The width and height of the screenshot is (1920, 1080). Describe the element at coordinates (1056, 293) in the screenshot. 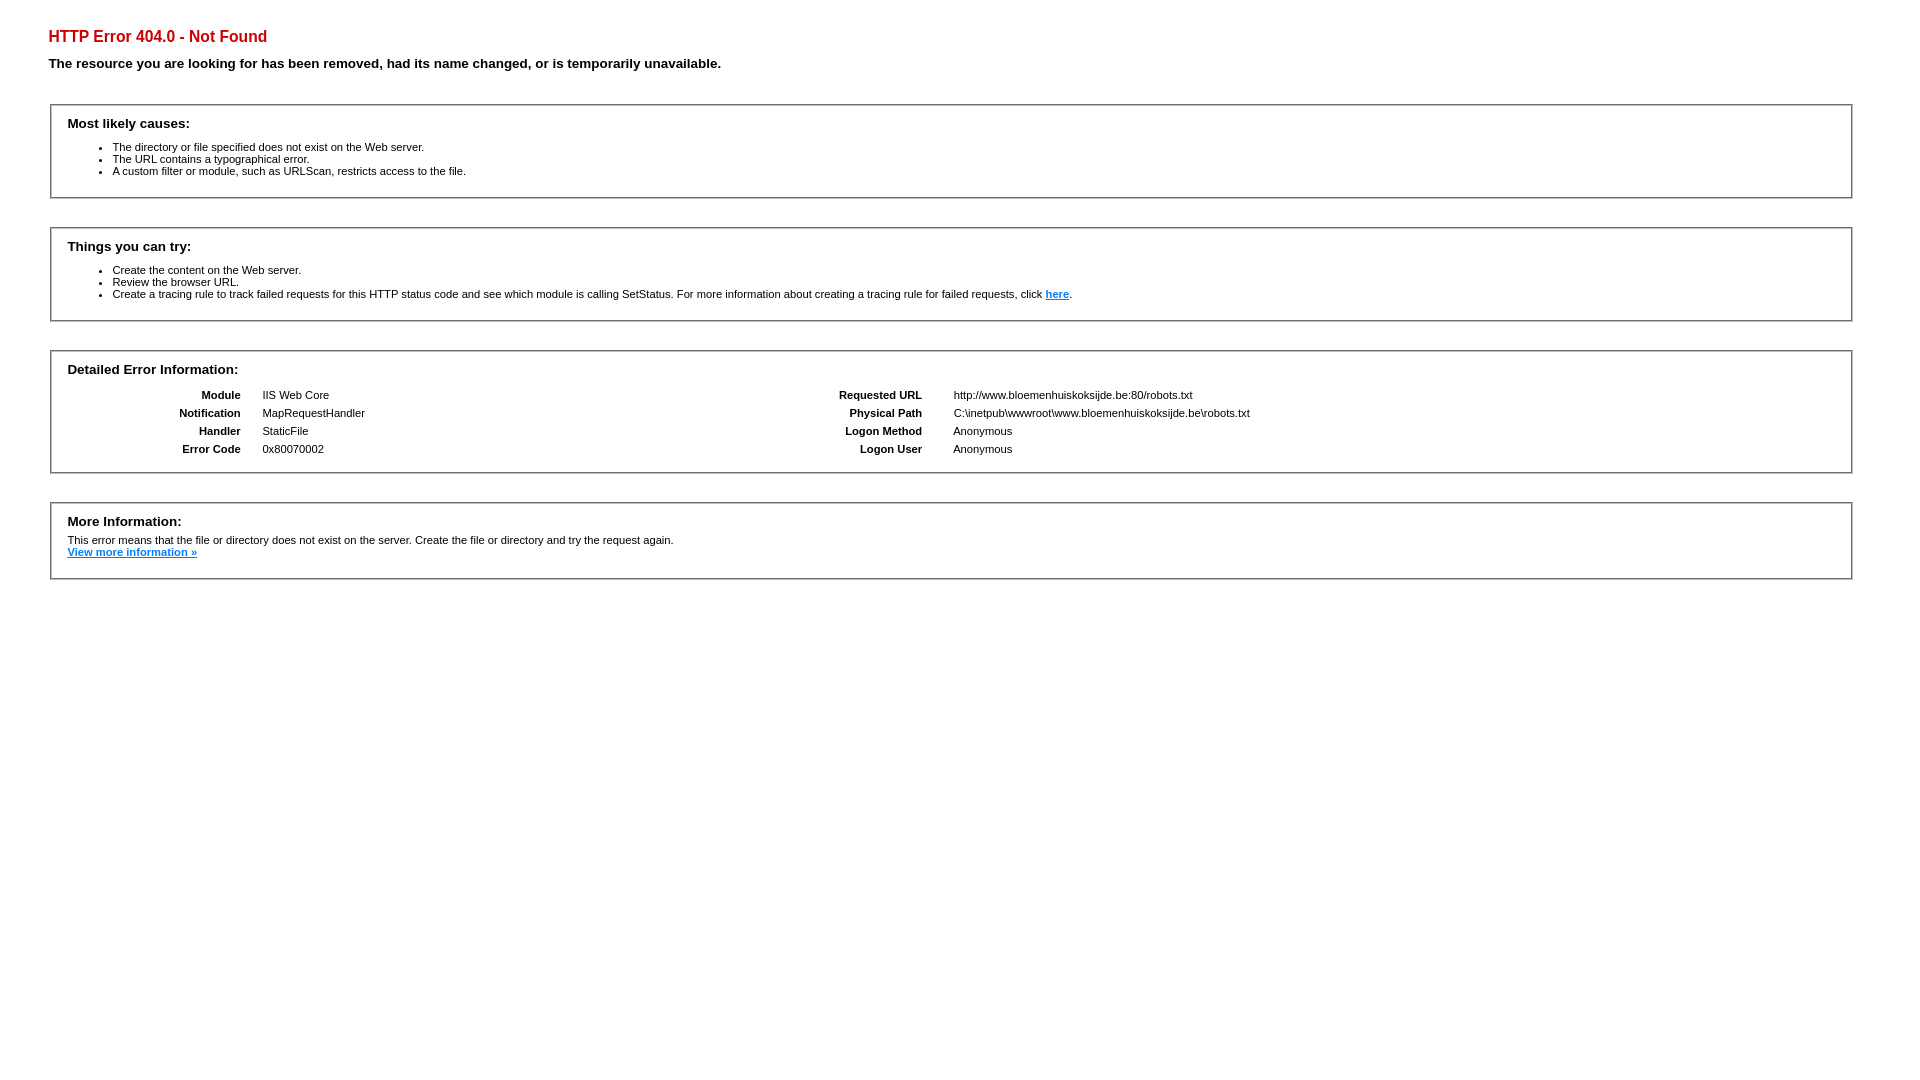

I see `'here'` at that location.